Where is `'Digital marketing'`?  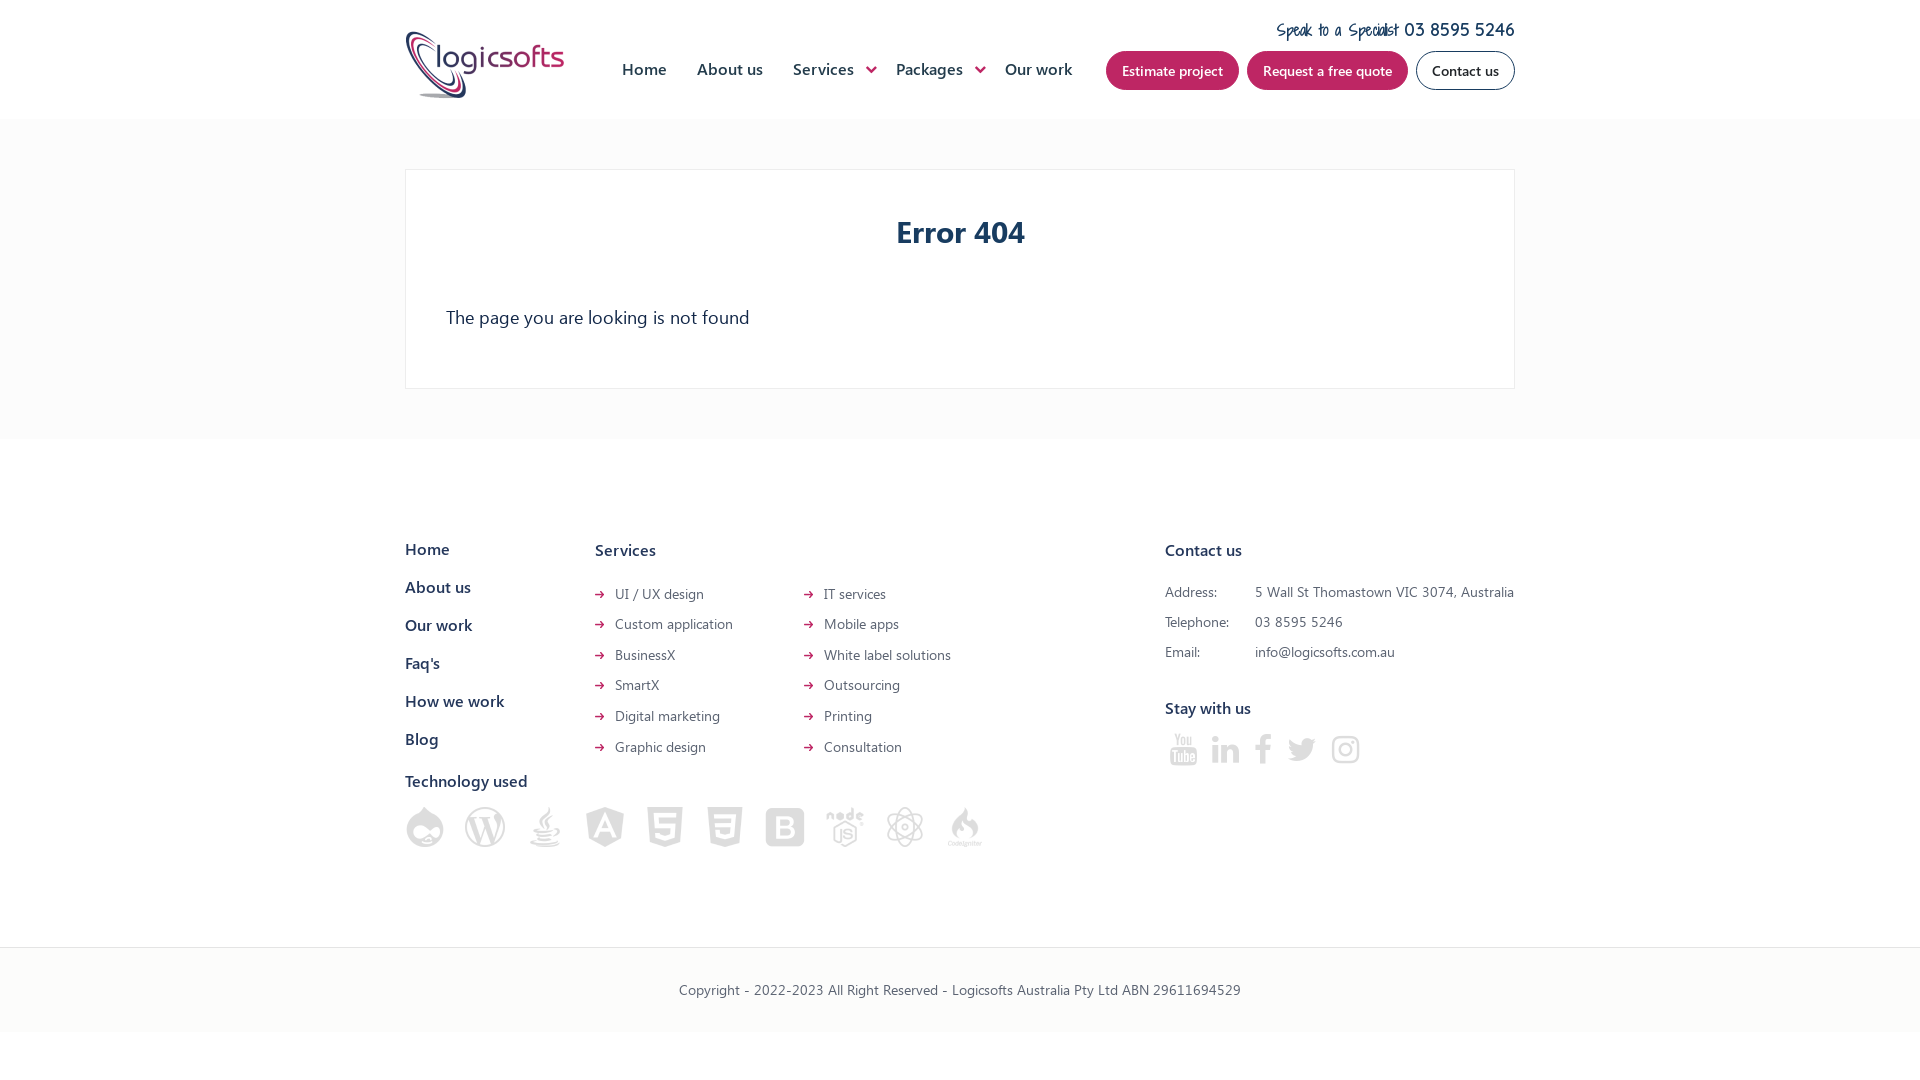
'Digital marketing' is located at coordinates (613, 714).